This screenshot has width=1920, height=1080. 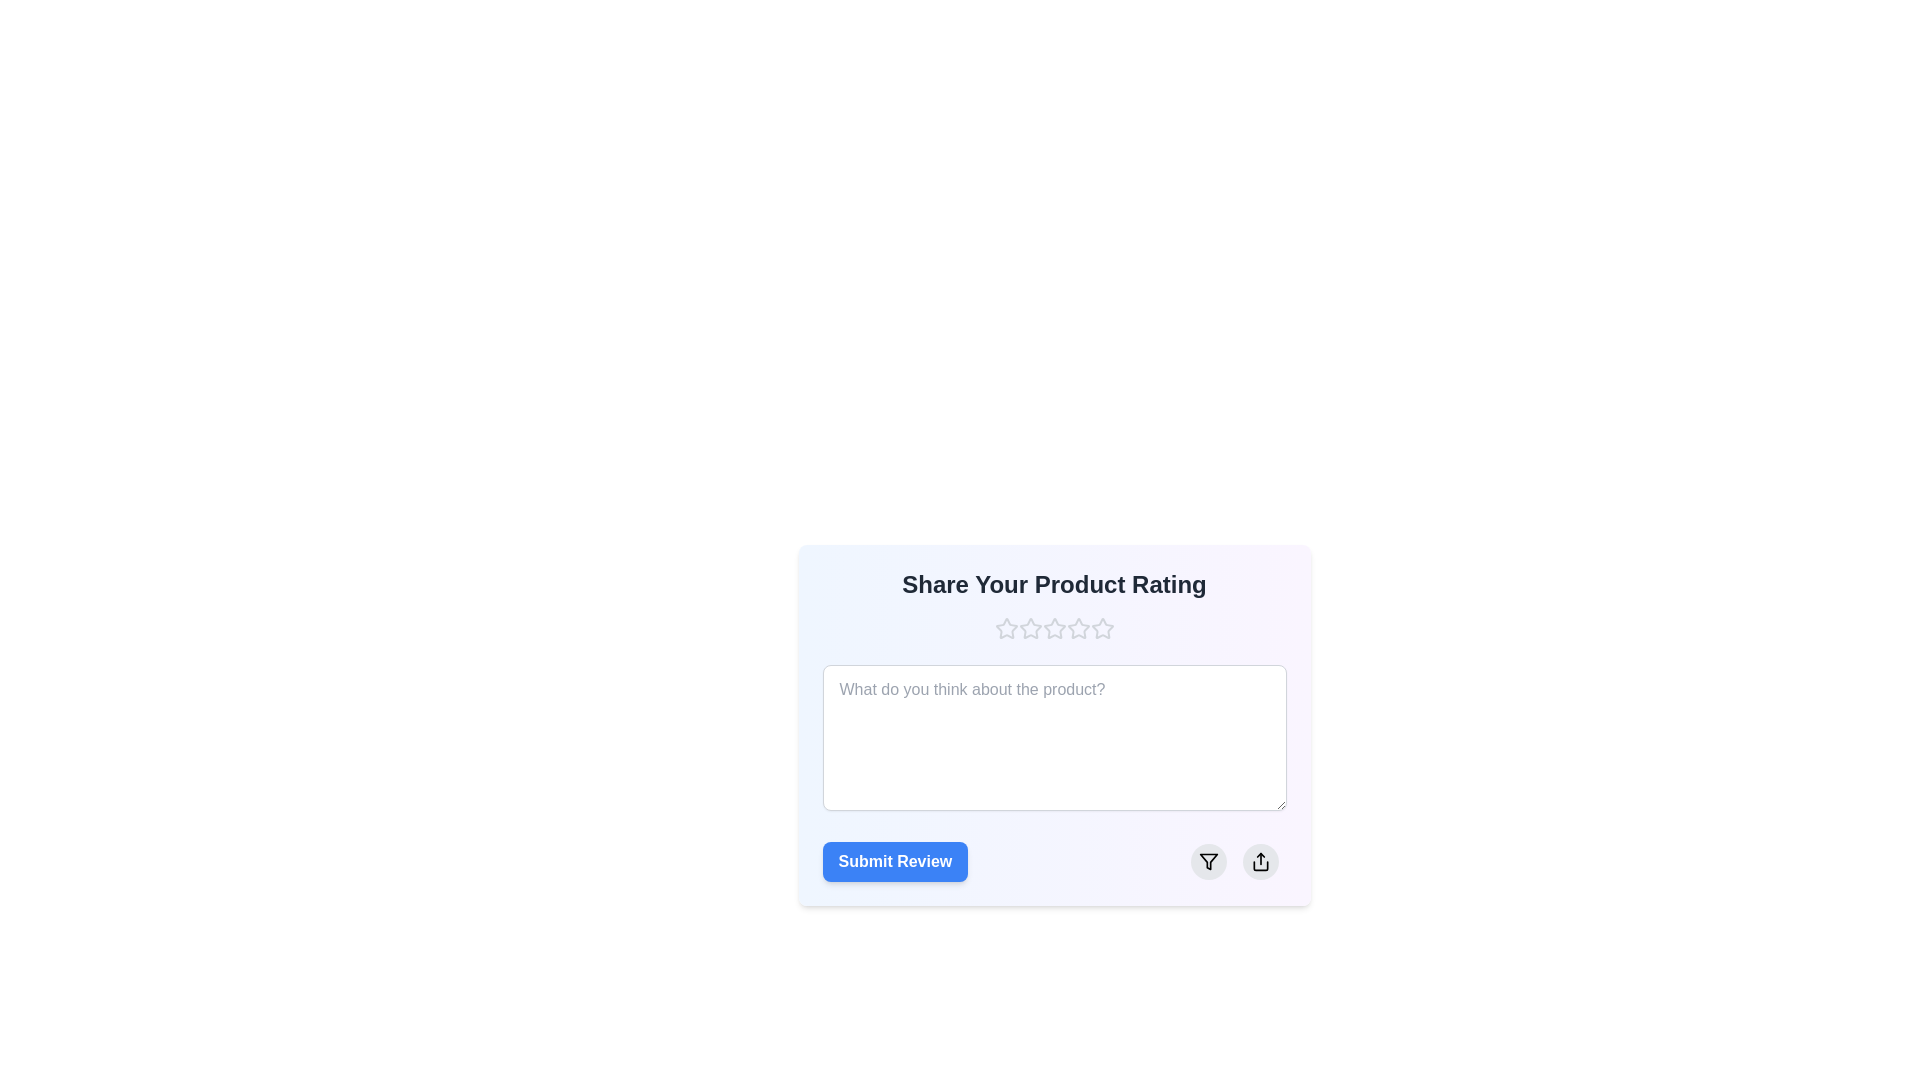 What do you see at coordinates (1006, 627) in the screenshot?
I see `the first star-shaped rating icon` at bounding box center [1006, 627].